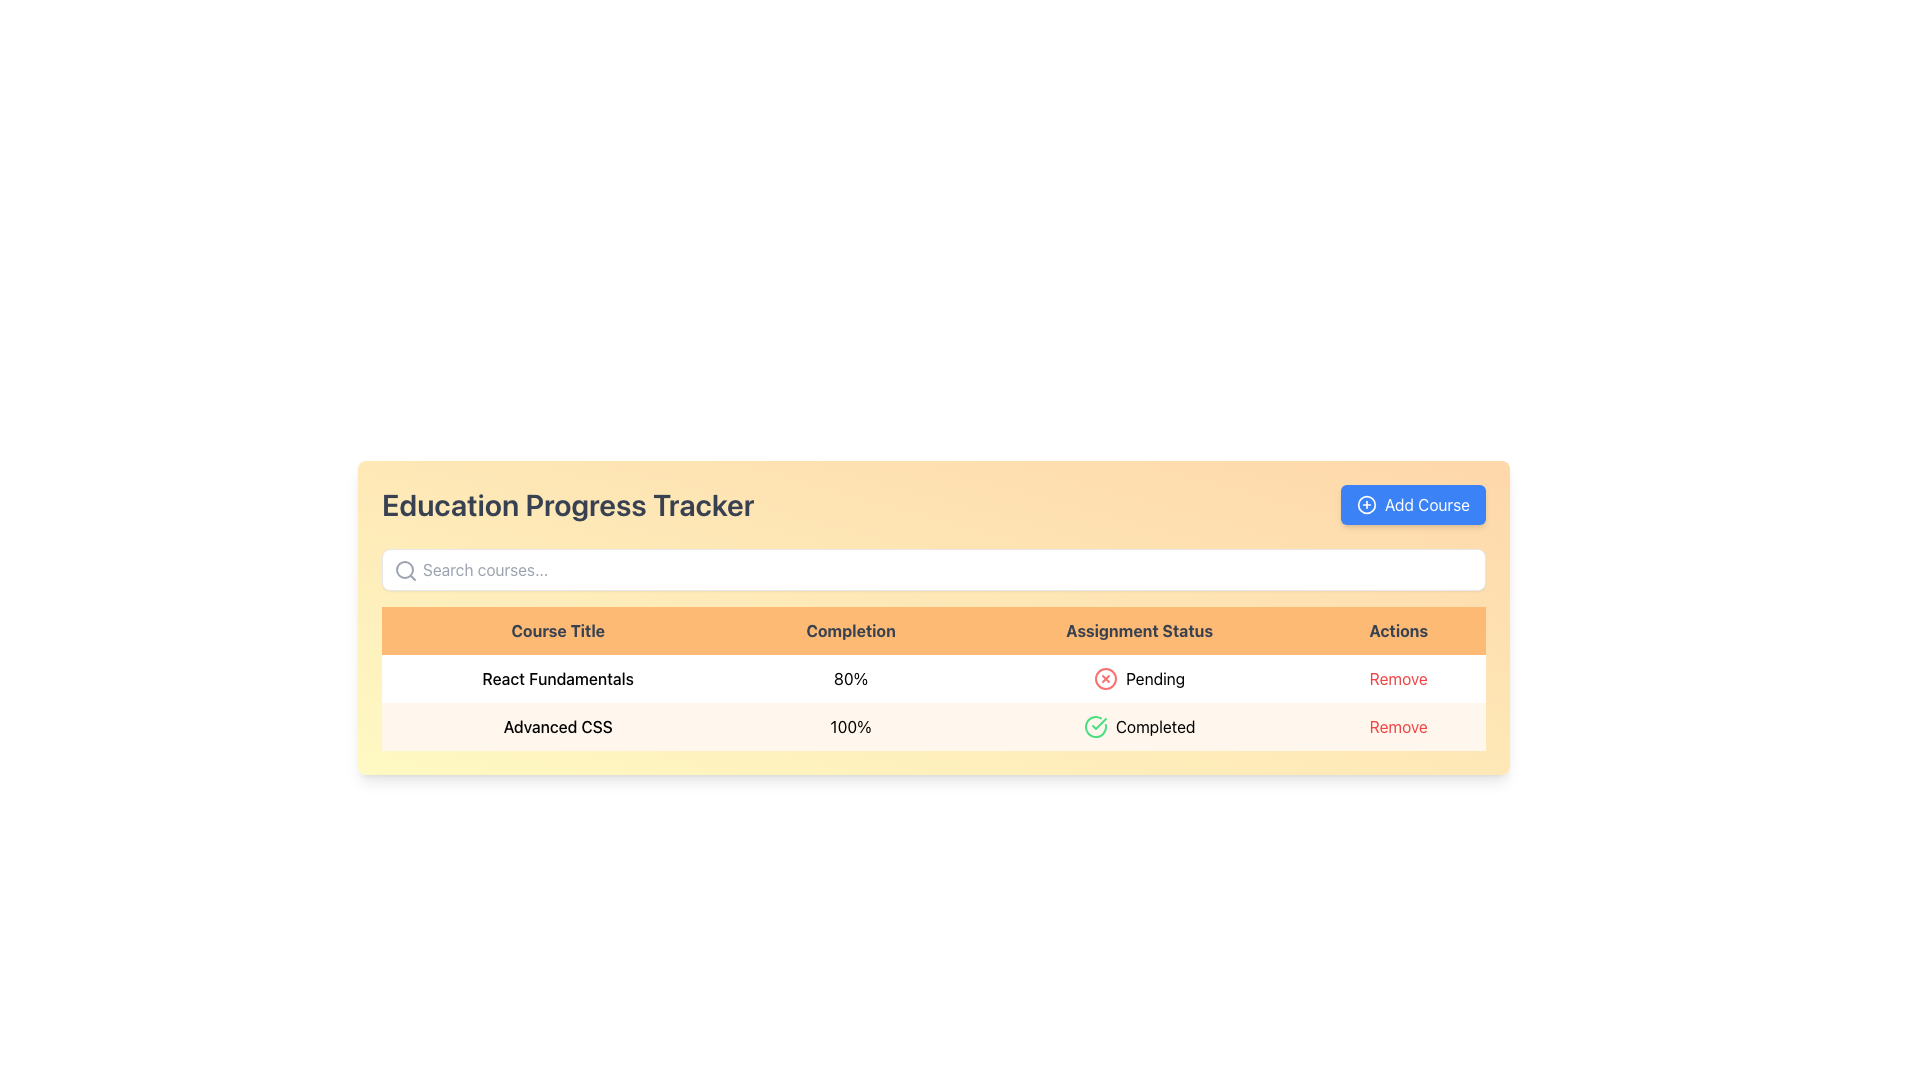 This screenshot has width=1920, height=1080. Describe the element at coordinates (567, 504) in the screenshot. I see `the static text label that serves as a title or heading for the section, positioned above a search bar and aligned with the 'Add Course' button` at that location.